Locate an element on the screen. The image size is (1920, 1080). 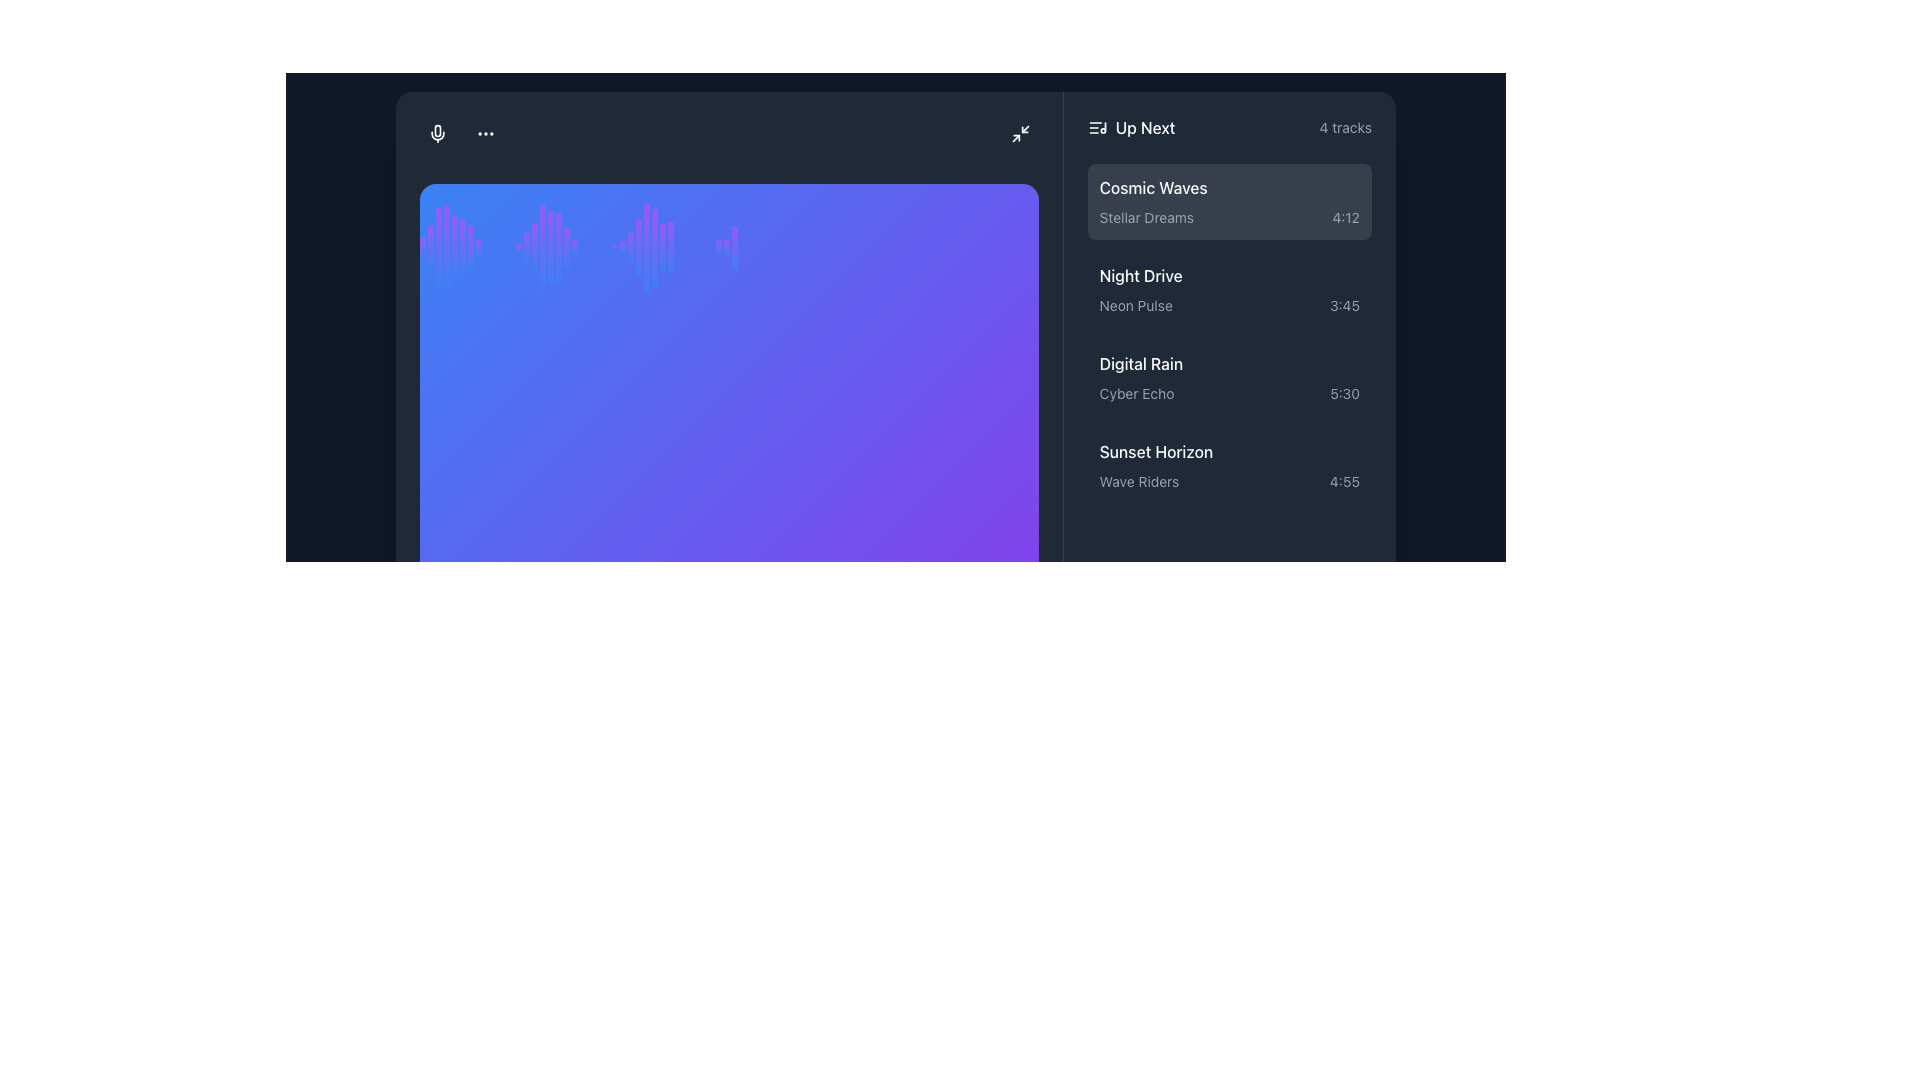
the static text label indicating the duration of the track 'Cosmic Waves', which is located on the far right end of the row in the 'Up Next' list is located at coordinates (1346, 217).